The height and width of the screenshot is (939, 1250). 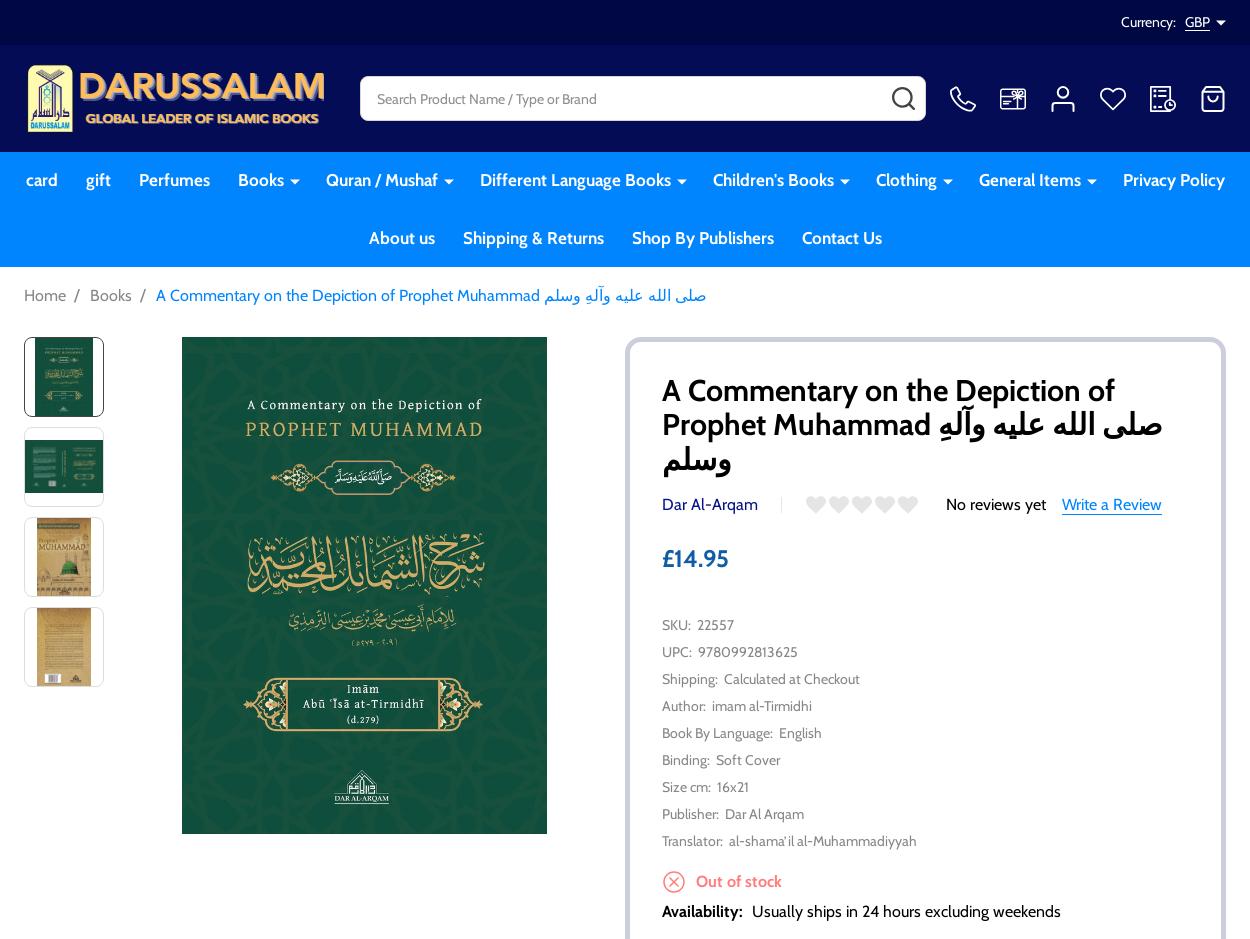 What do you see at coordinates (1029, 180) in the screenshot?
I see `'General Items'` at bounding box center [1029, 180].